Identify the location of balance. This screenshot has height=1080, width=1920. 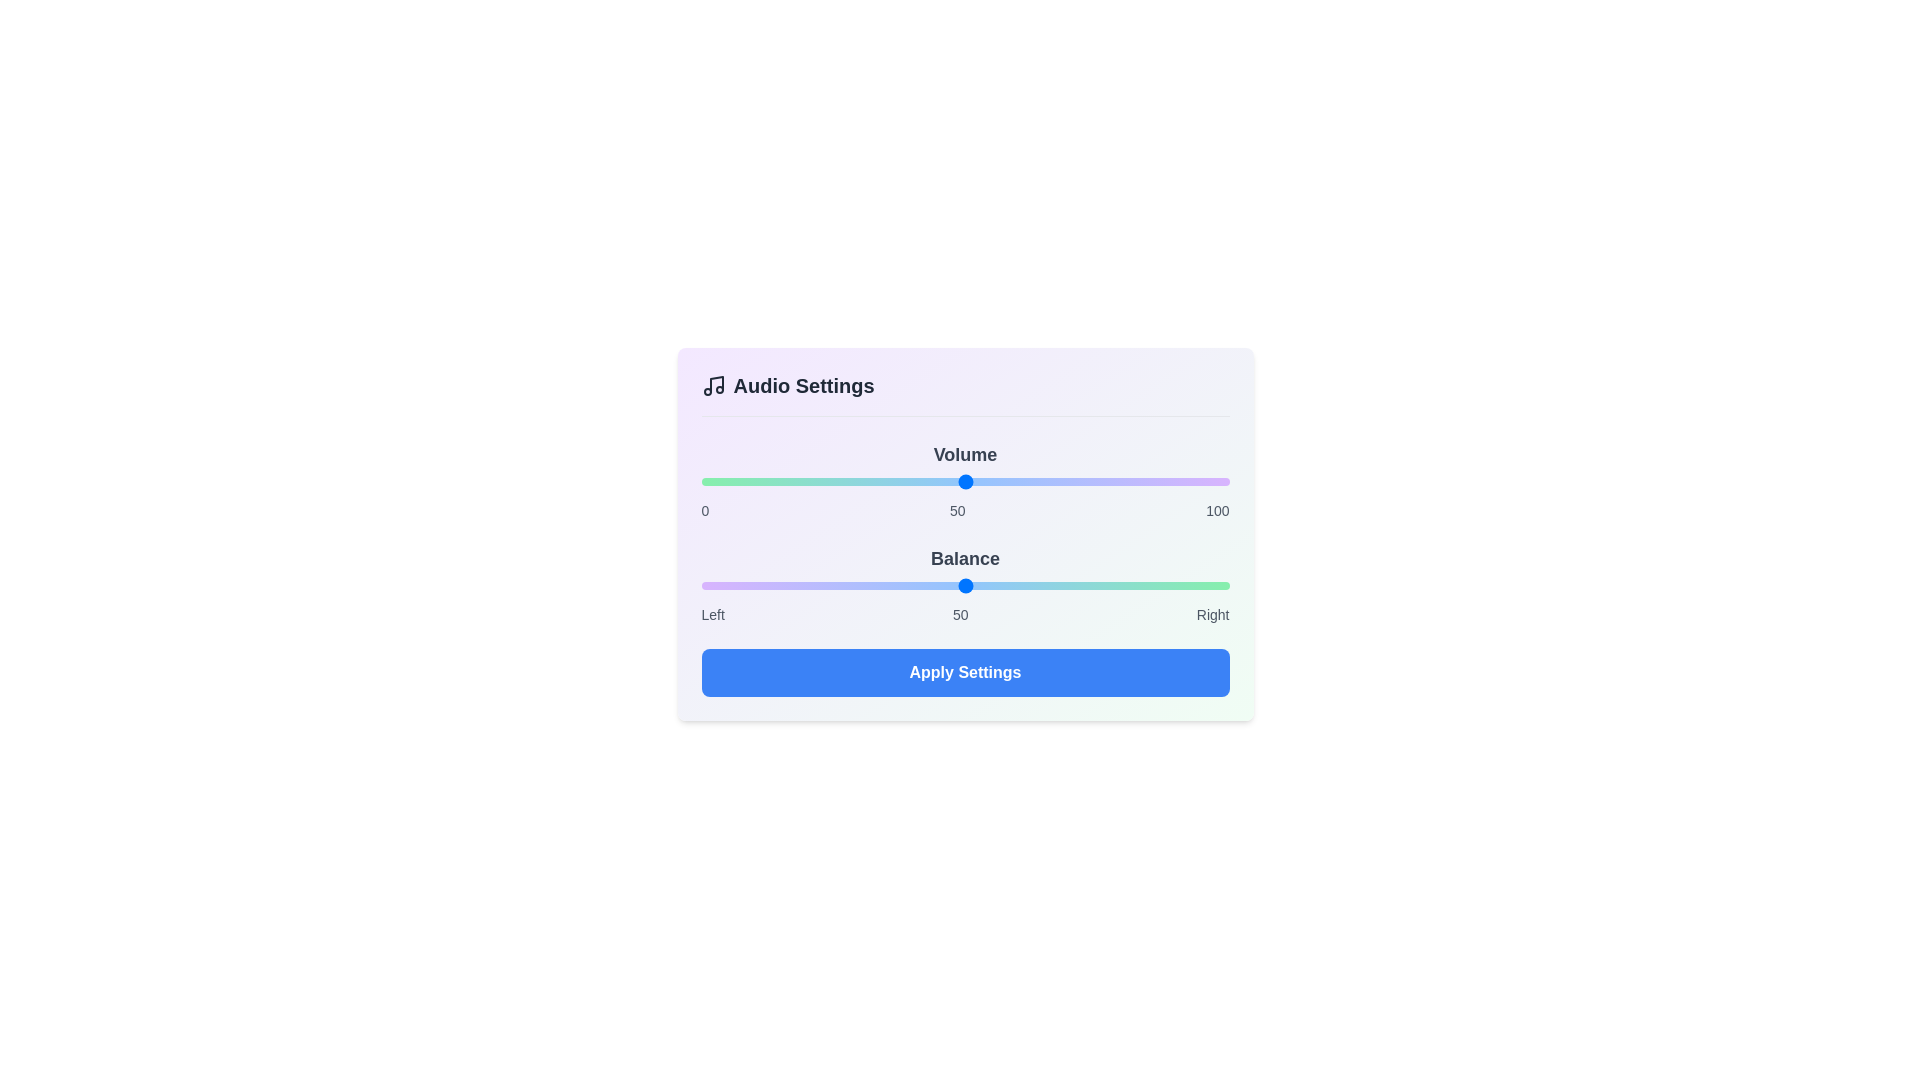
(1155, 585).